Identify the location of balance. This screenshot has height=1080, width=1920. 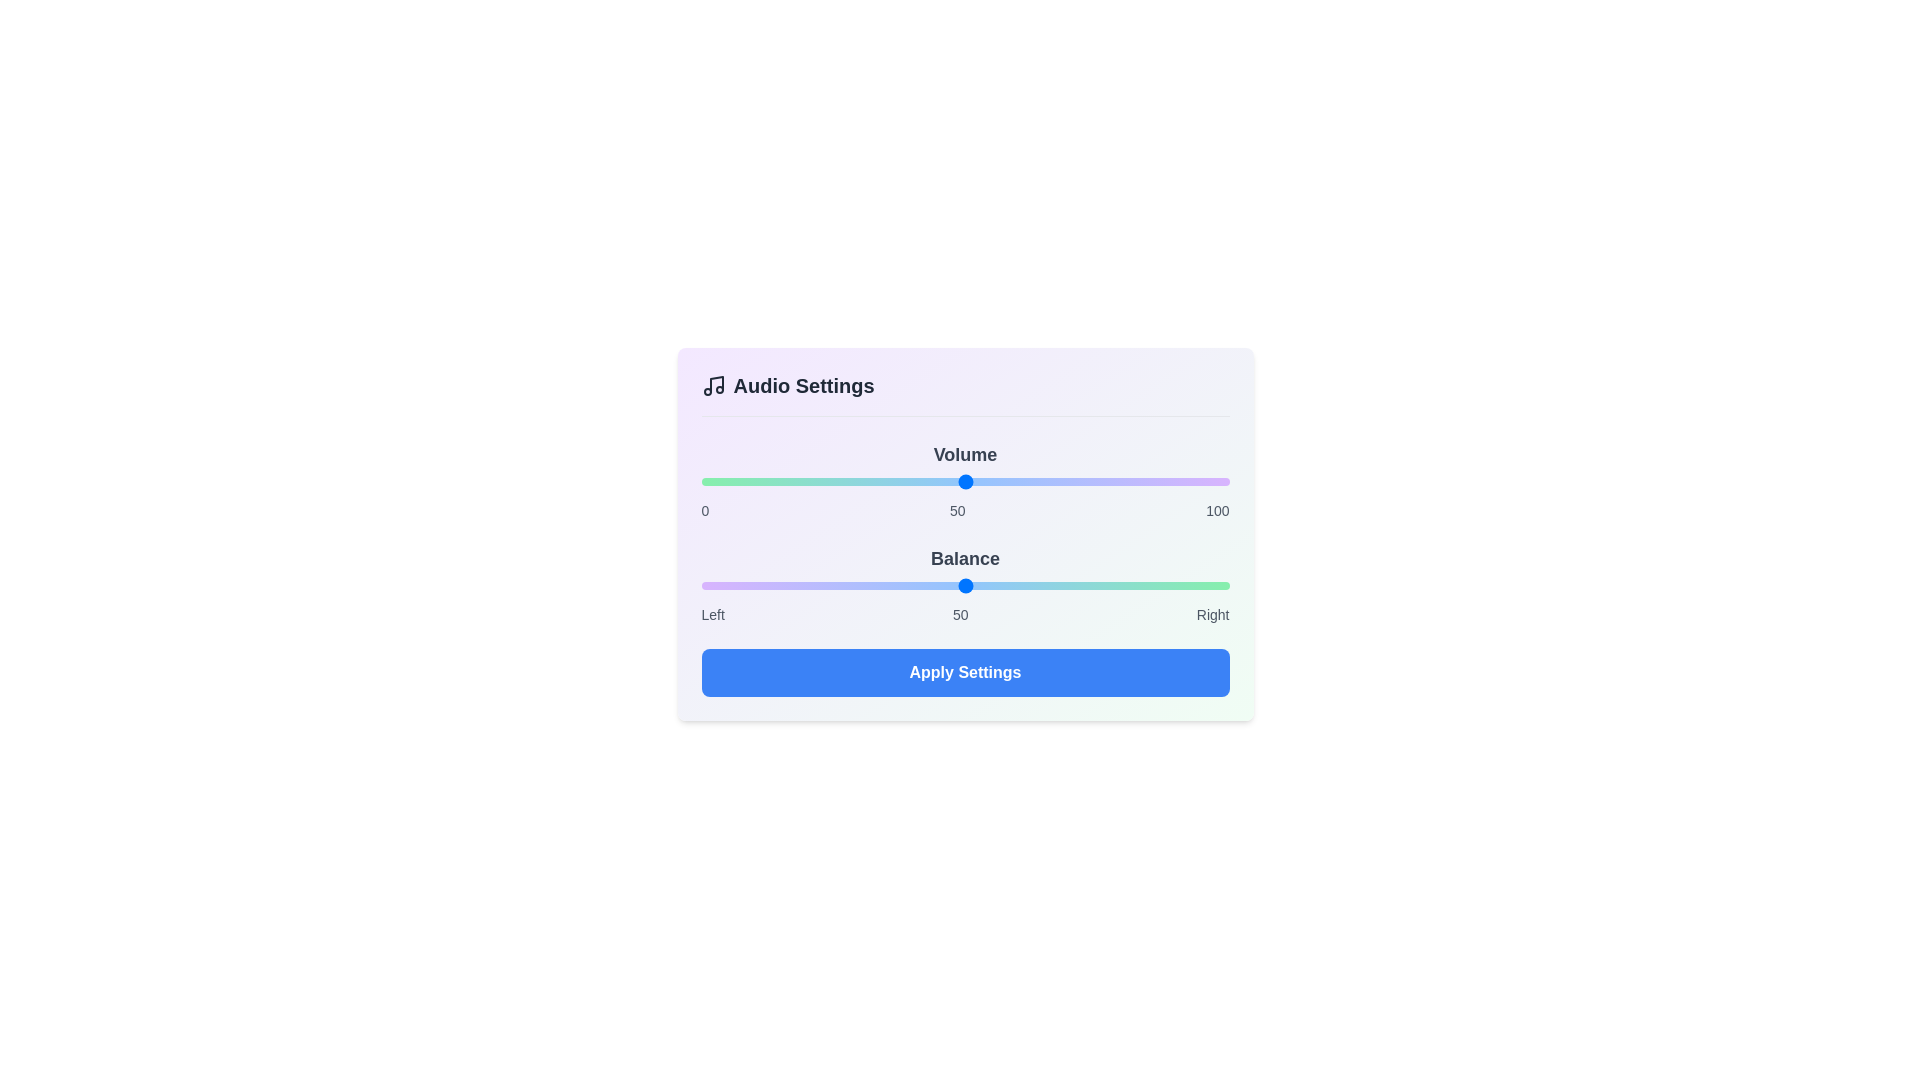
(1155, 585).